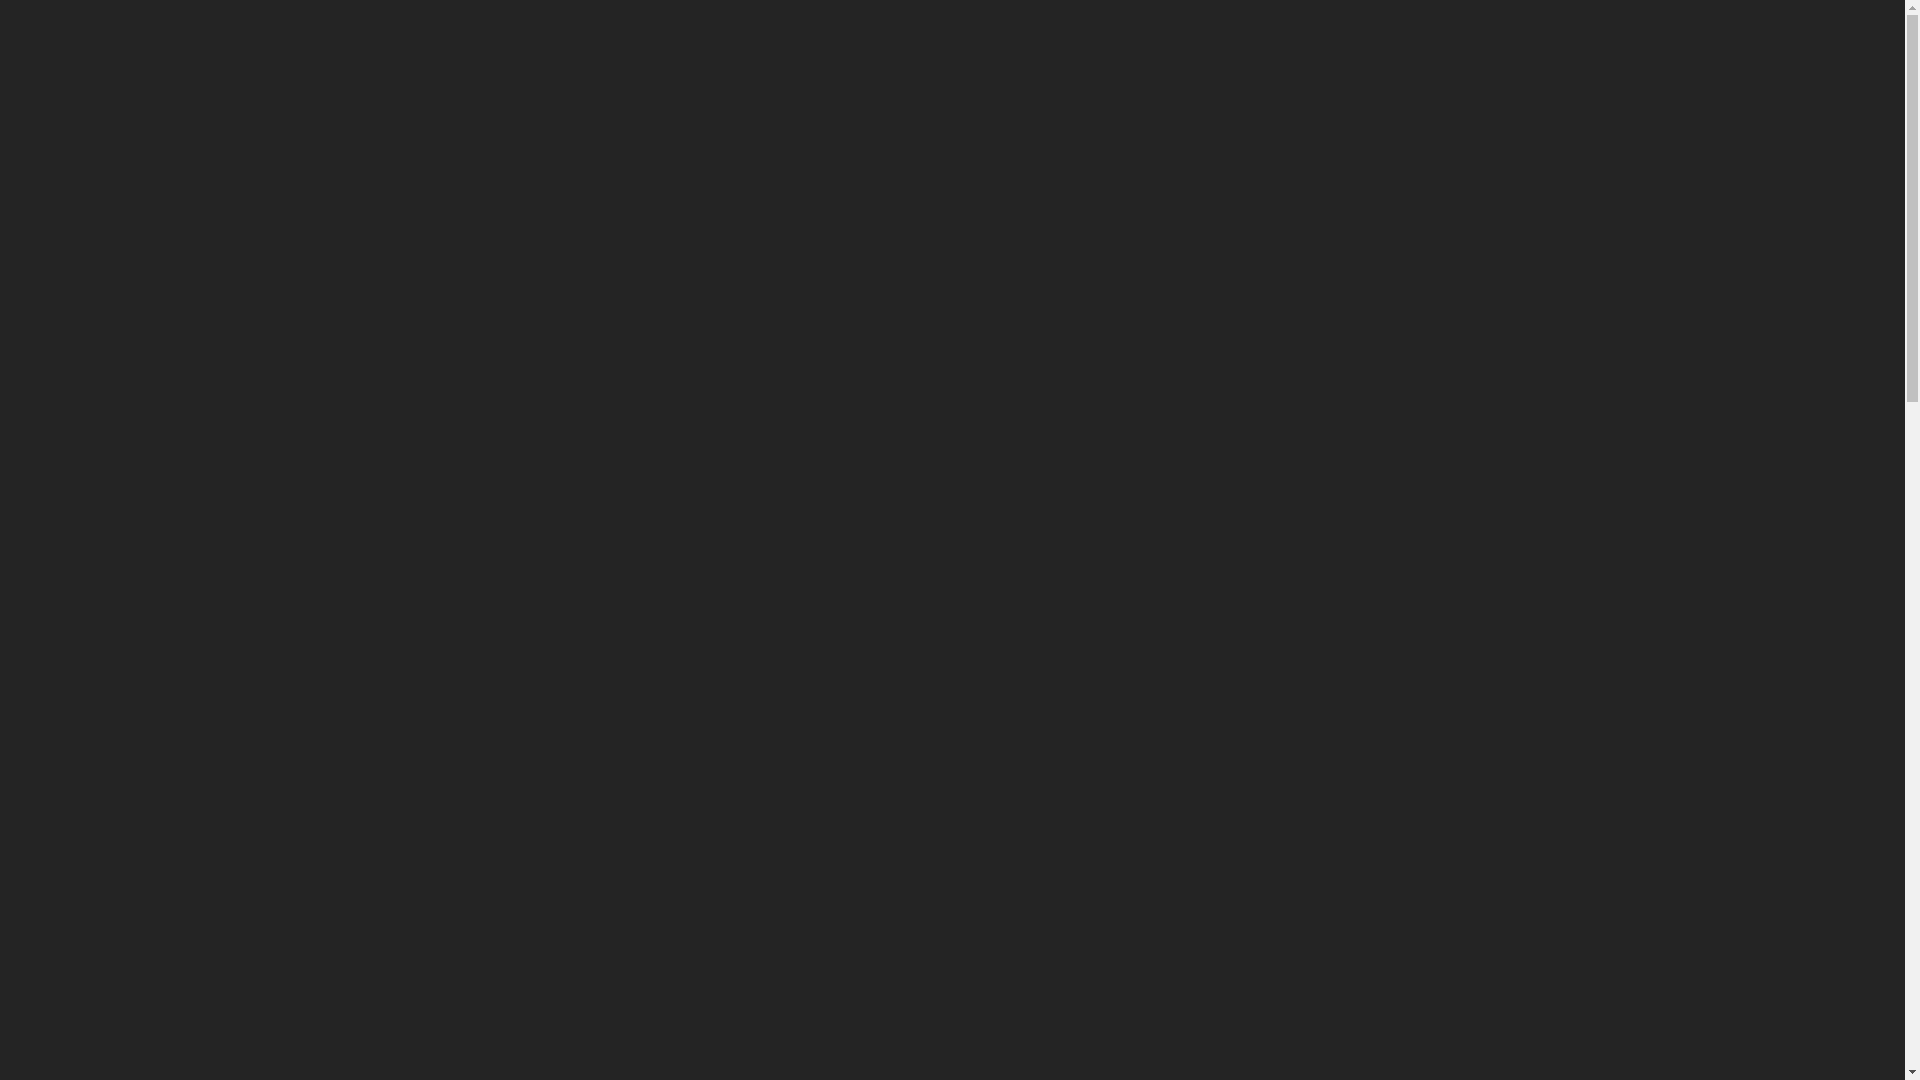 This screenshot has width=1920, height=1080. What do you see at coordinates (714, 109) in the screenshot?
I see `'RECENT PROJECTS'` at bounding box center [714, 109].